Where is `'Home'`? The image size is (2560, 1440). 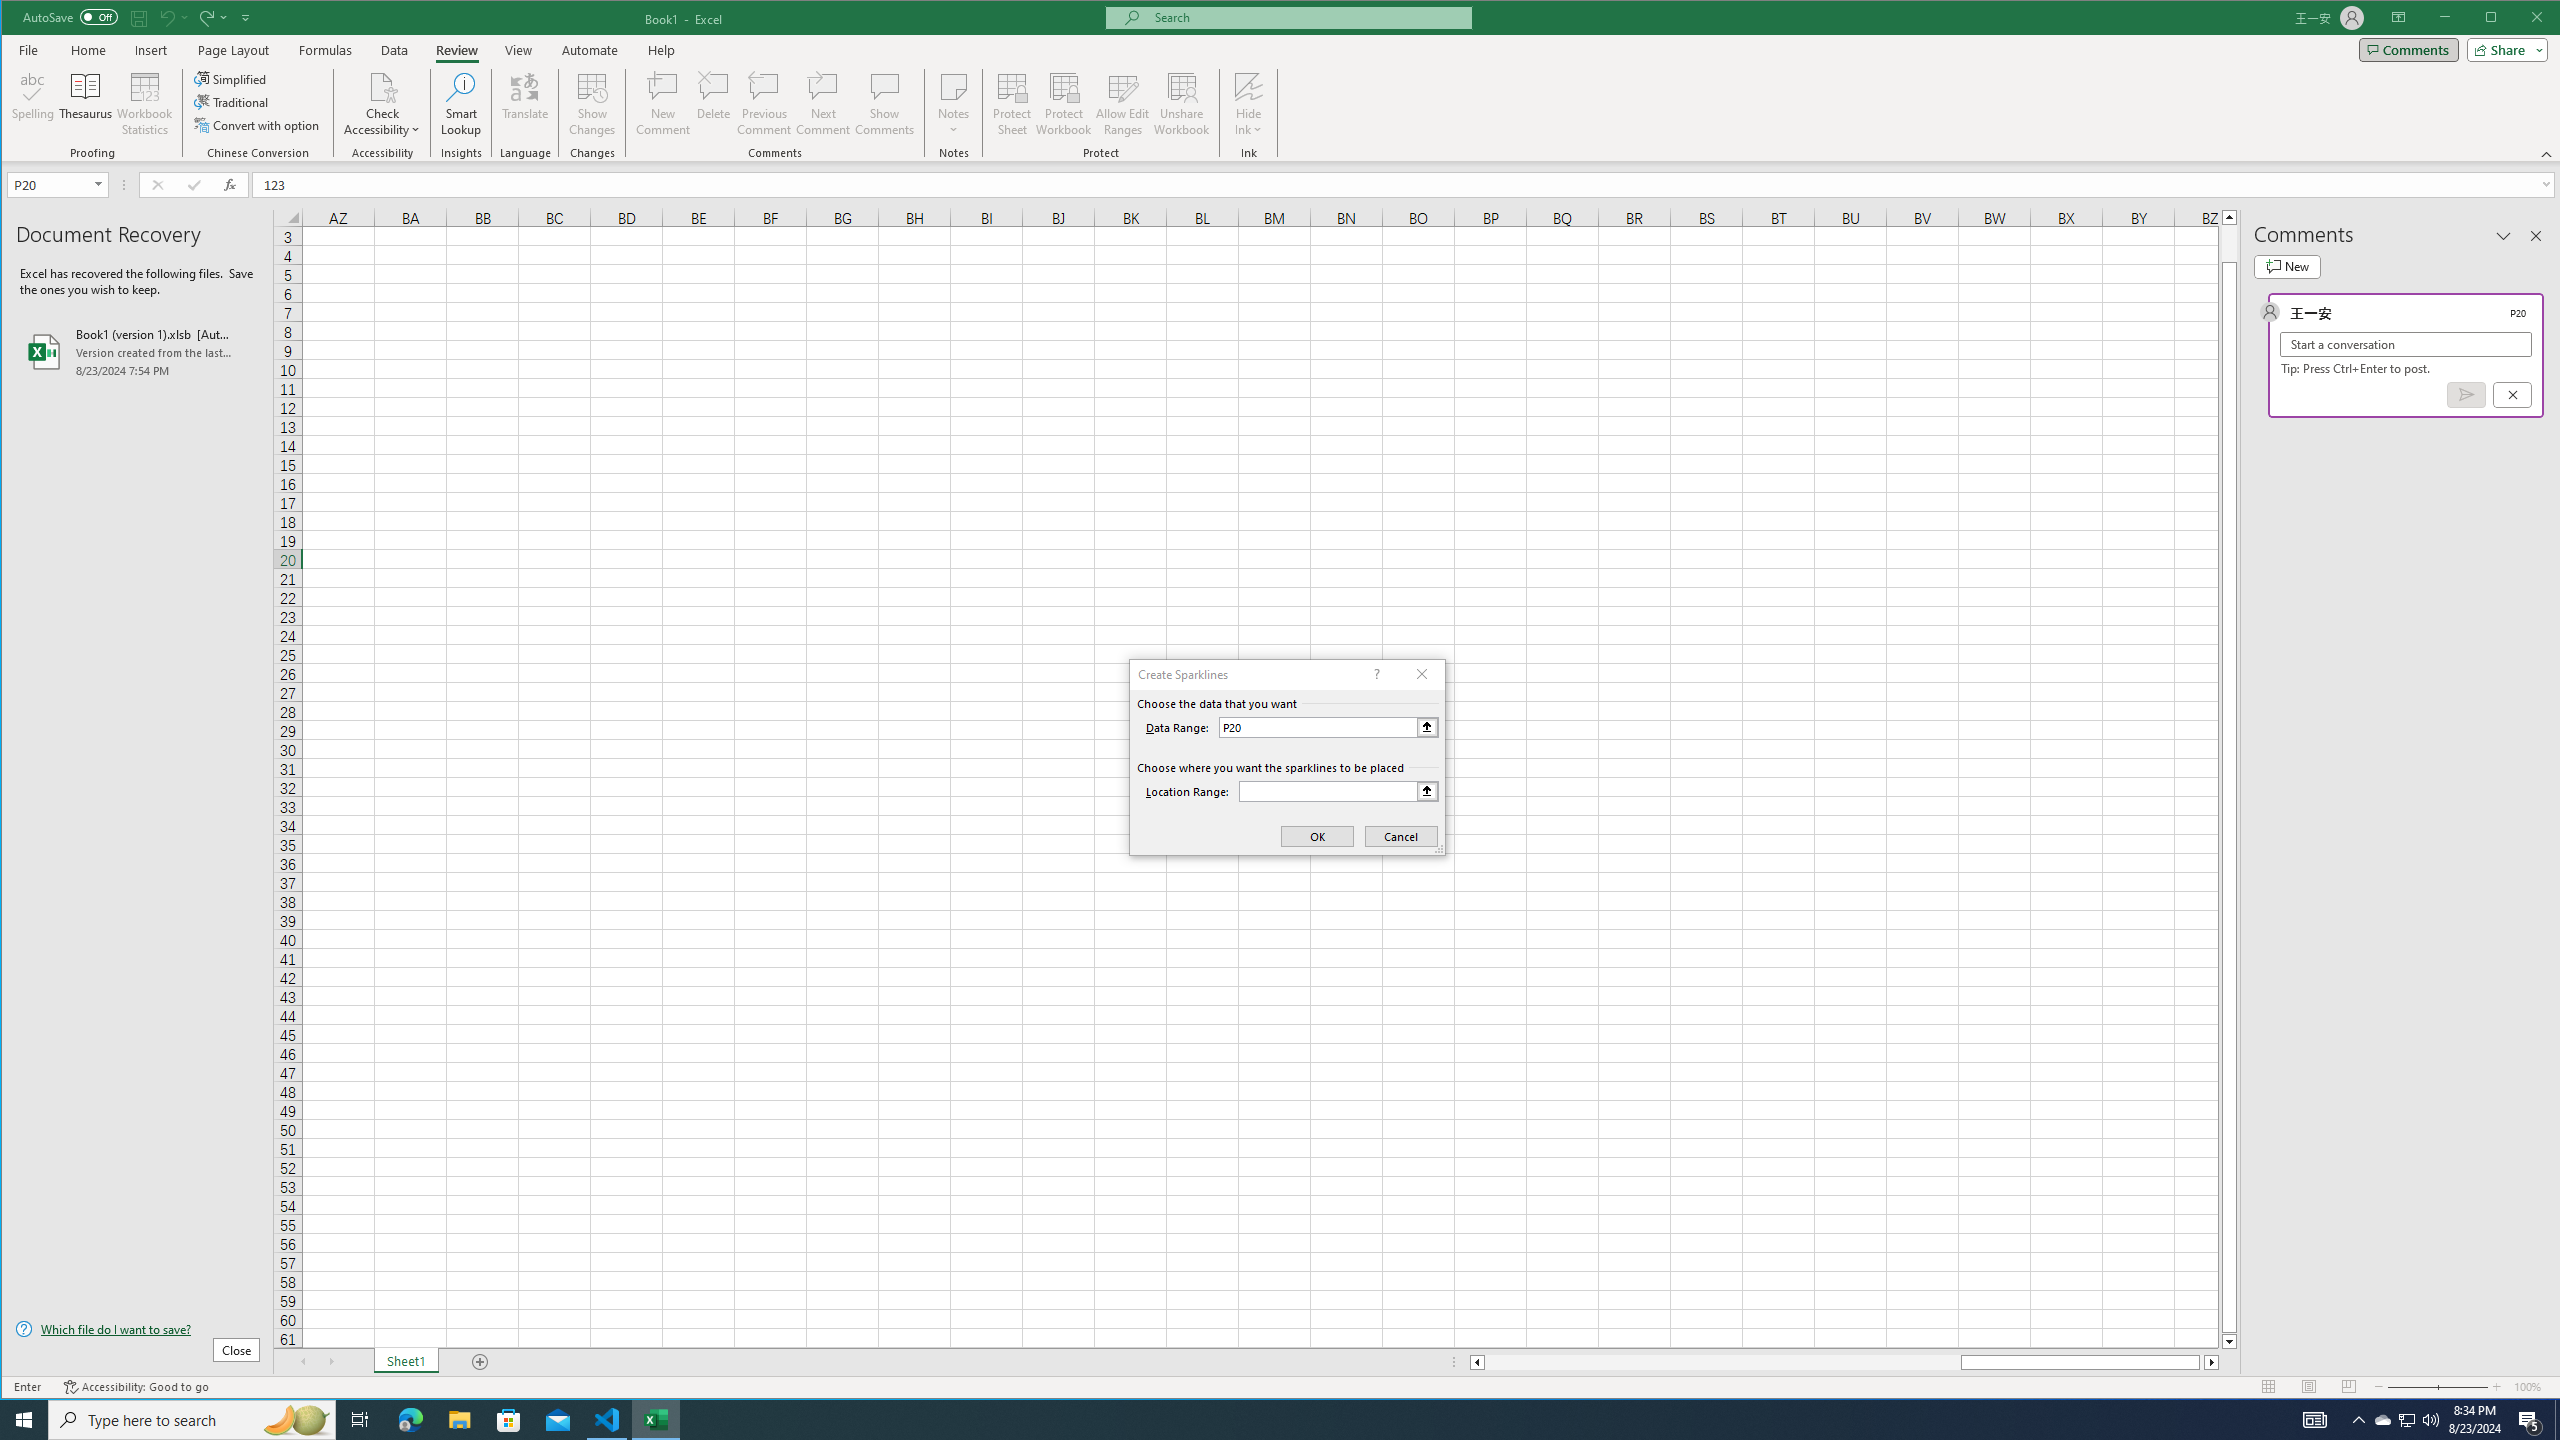
'Home' is located at coordinates (87, 49).